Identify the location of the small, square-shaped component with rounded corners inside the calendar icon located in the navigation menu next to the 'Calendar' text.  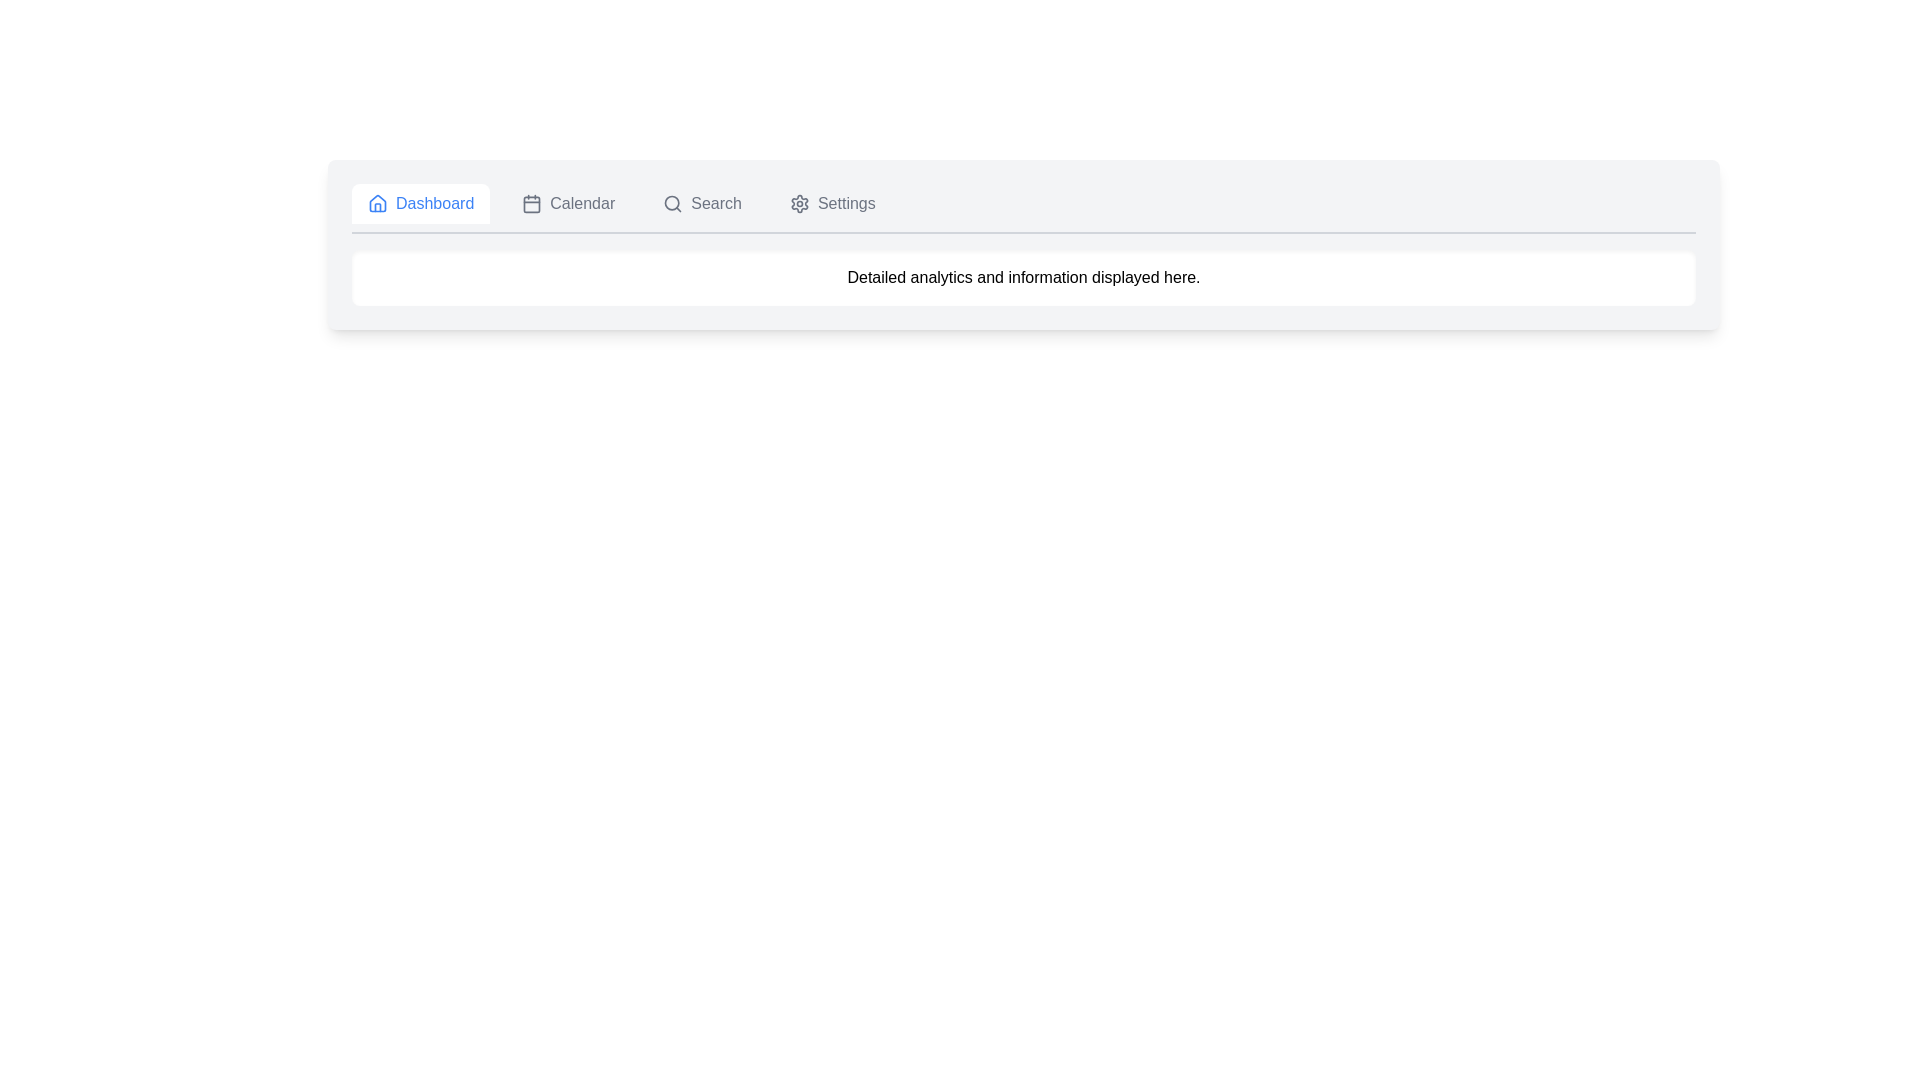
(532, 204).